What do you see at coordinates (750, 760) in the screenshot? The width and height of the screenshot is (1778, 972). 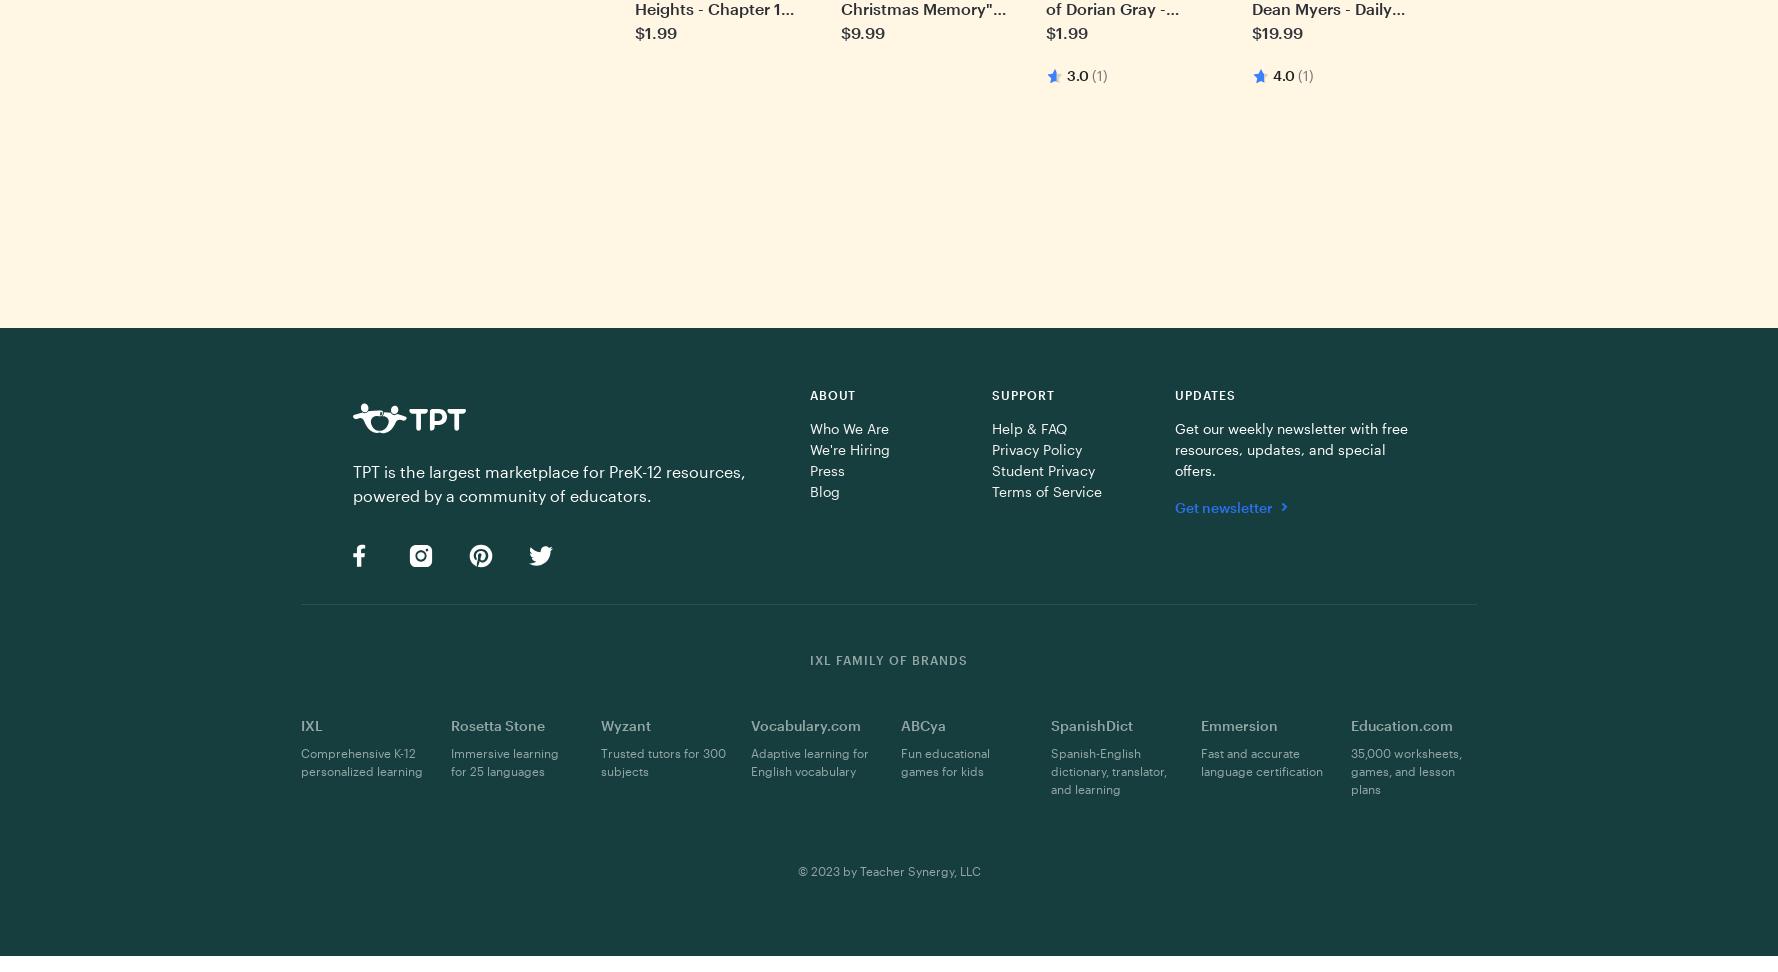 I see `'Adaptive learning for English vocabulary'` at bounding box center [750, 760].